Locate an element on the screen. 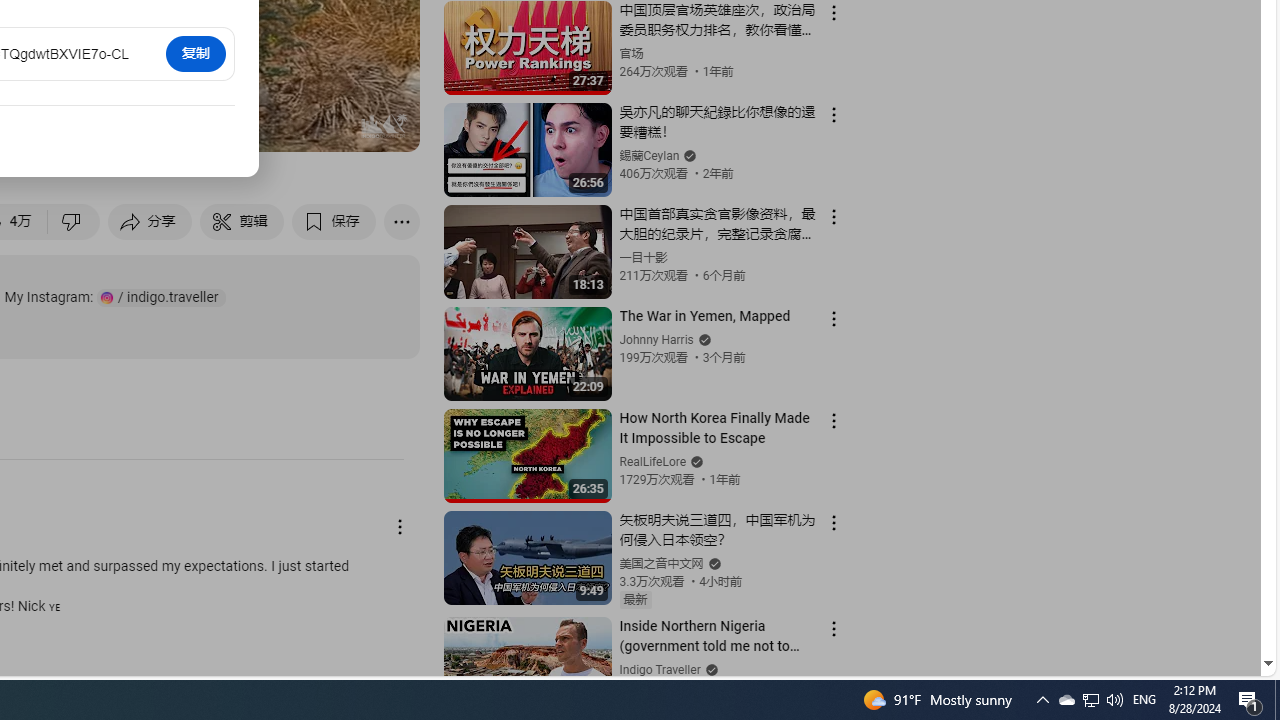 The height and width of the screenshot is (720, 1280). 'Instagram Channel Link: indigo.traveller' is located at coordinates (161, 297).